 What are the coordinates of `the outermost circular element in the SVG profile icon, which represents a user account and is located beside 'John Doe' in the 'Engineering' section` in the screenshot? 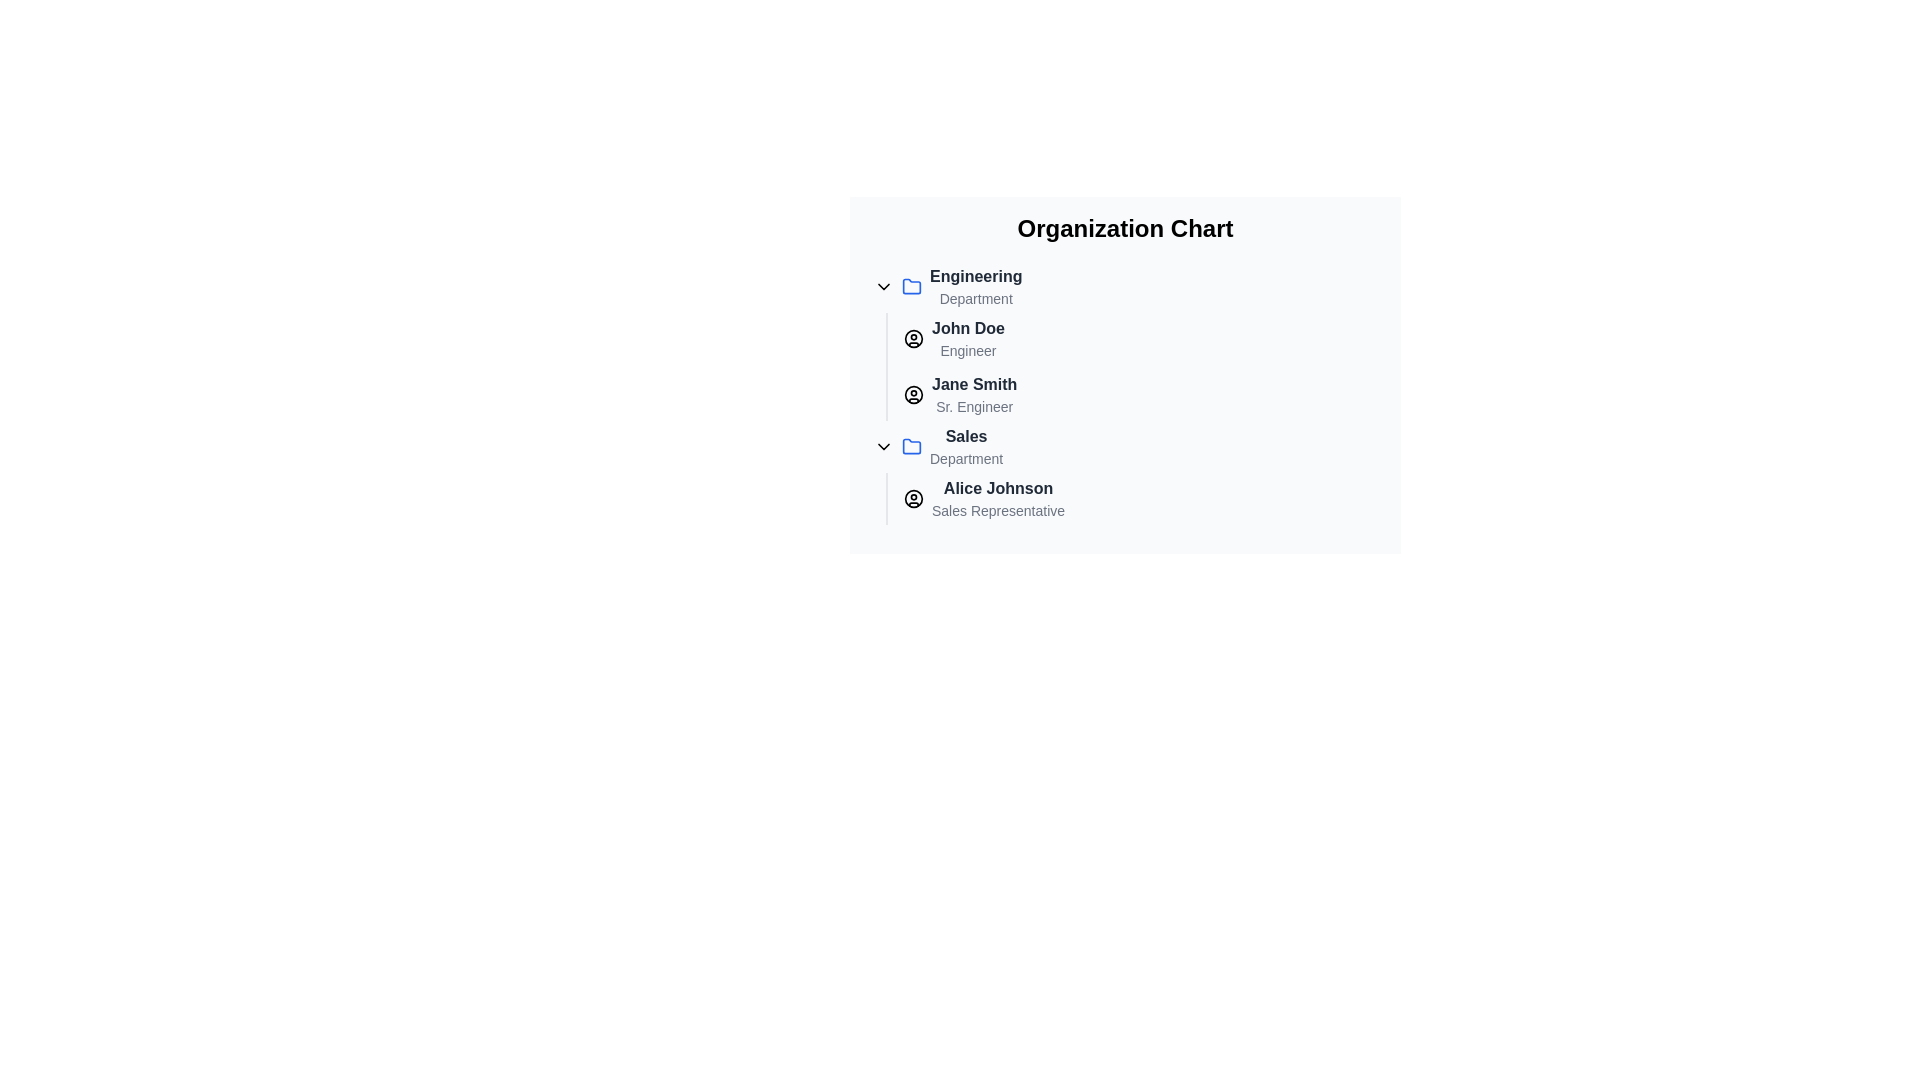 It's located at (912, 338).